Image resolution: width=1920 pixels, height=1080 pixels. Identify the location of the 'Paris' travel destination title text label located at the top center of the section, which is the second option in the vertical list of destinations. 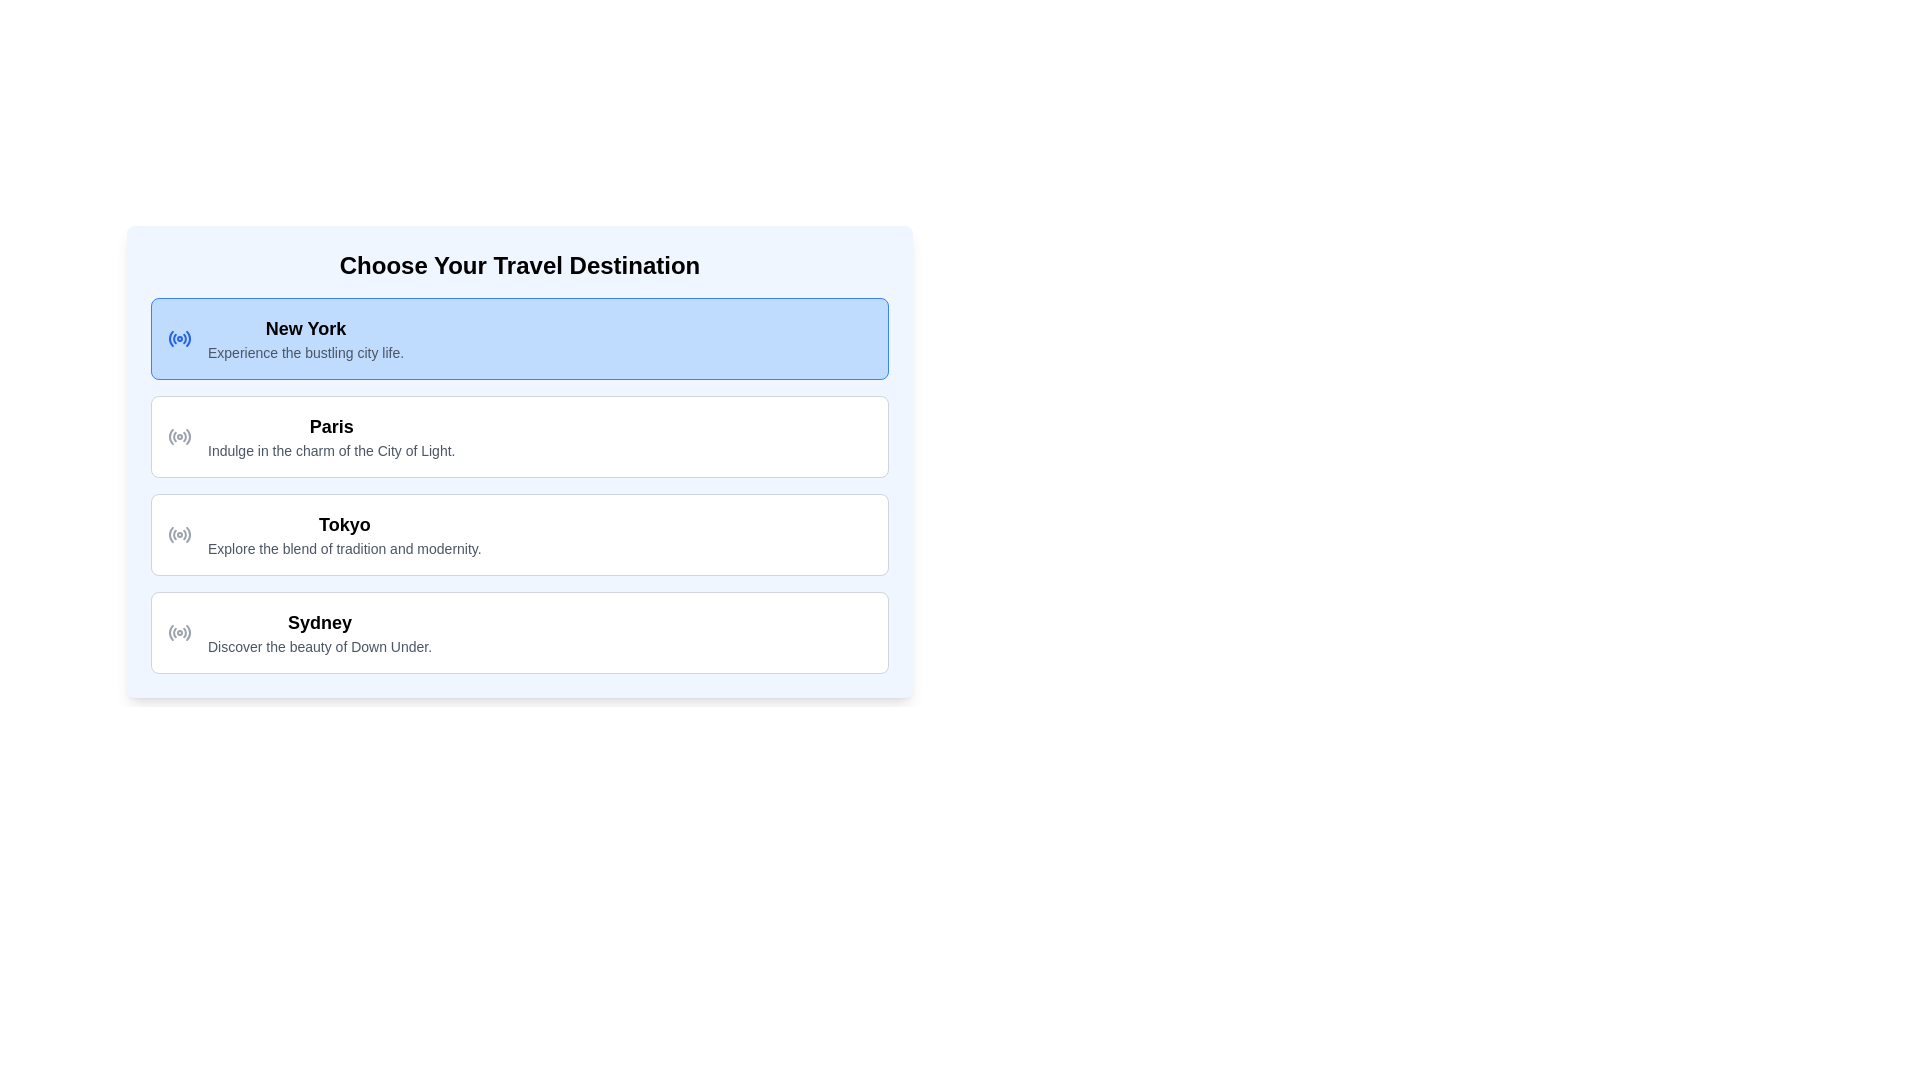
(331, 426).